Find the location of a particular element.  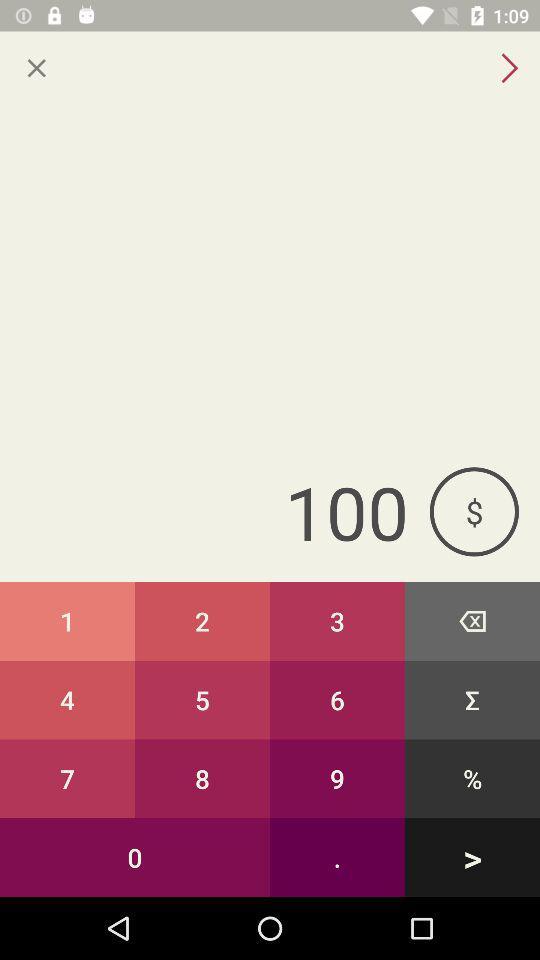

item next to the 3 is located at coordinates (472, 620).